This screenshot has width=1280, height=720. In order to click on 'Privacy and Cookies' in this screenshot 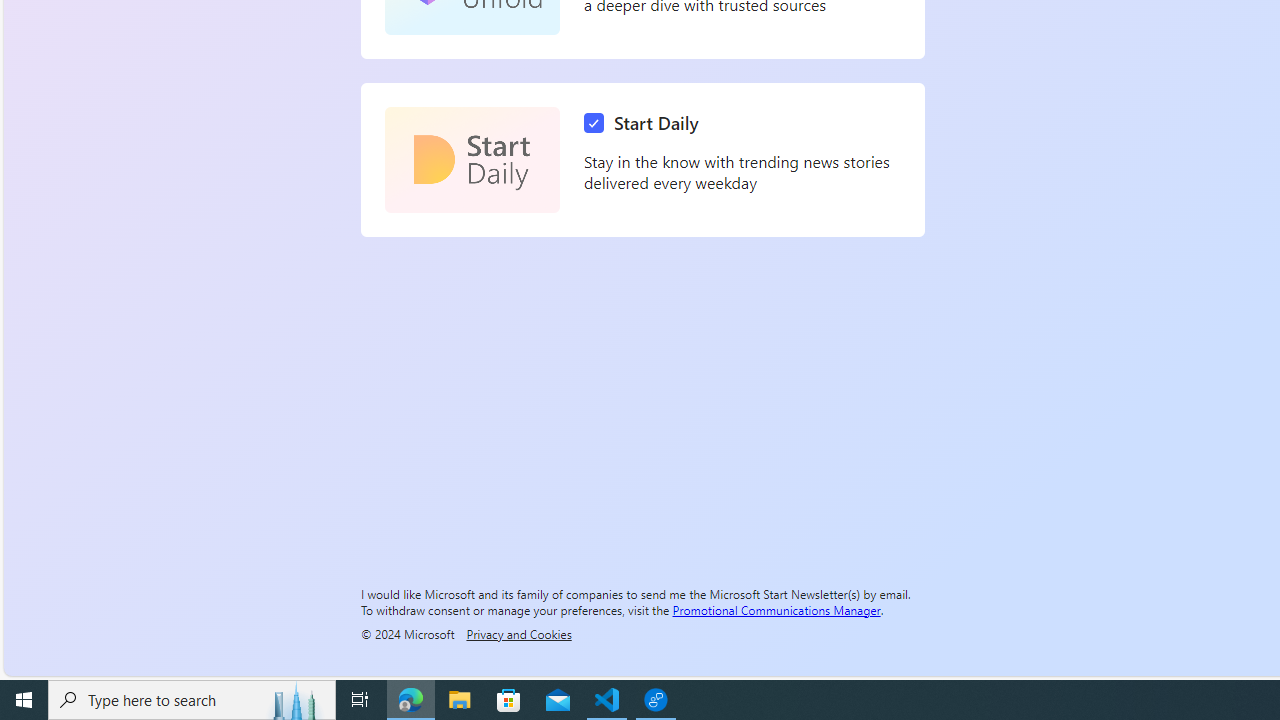, I will do `click(519, 633)`.